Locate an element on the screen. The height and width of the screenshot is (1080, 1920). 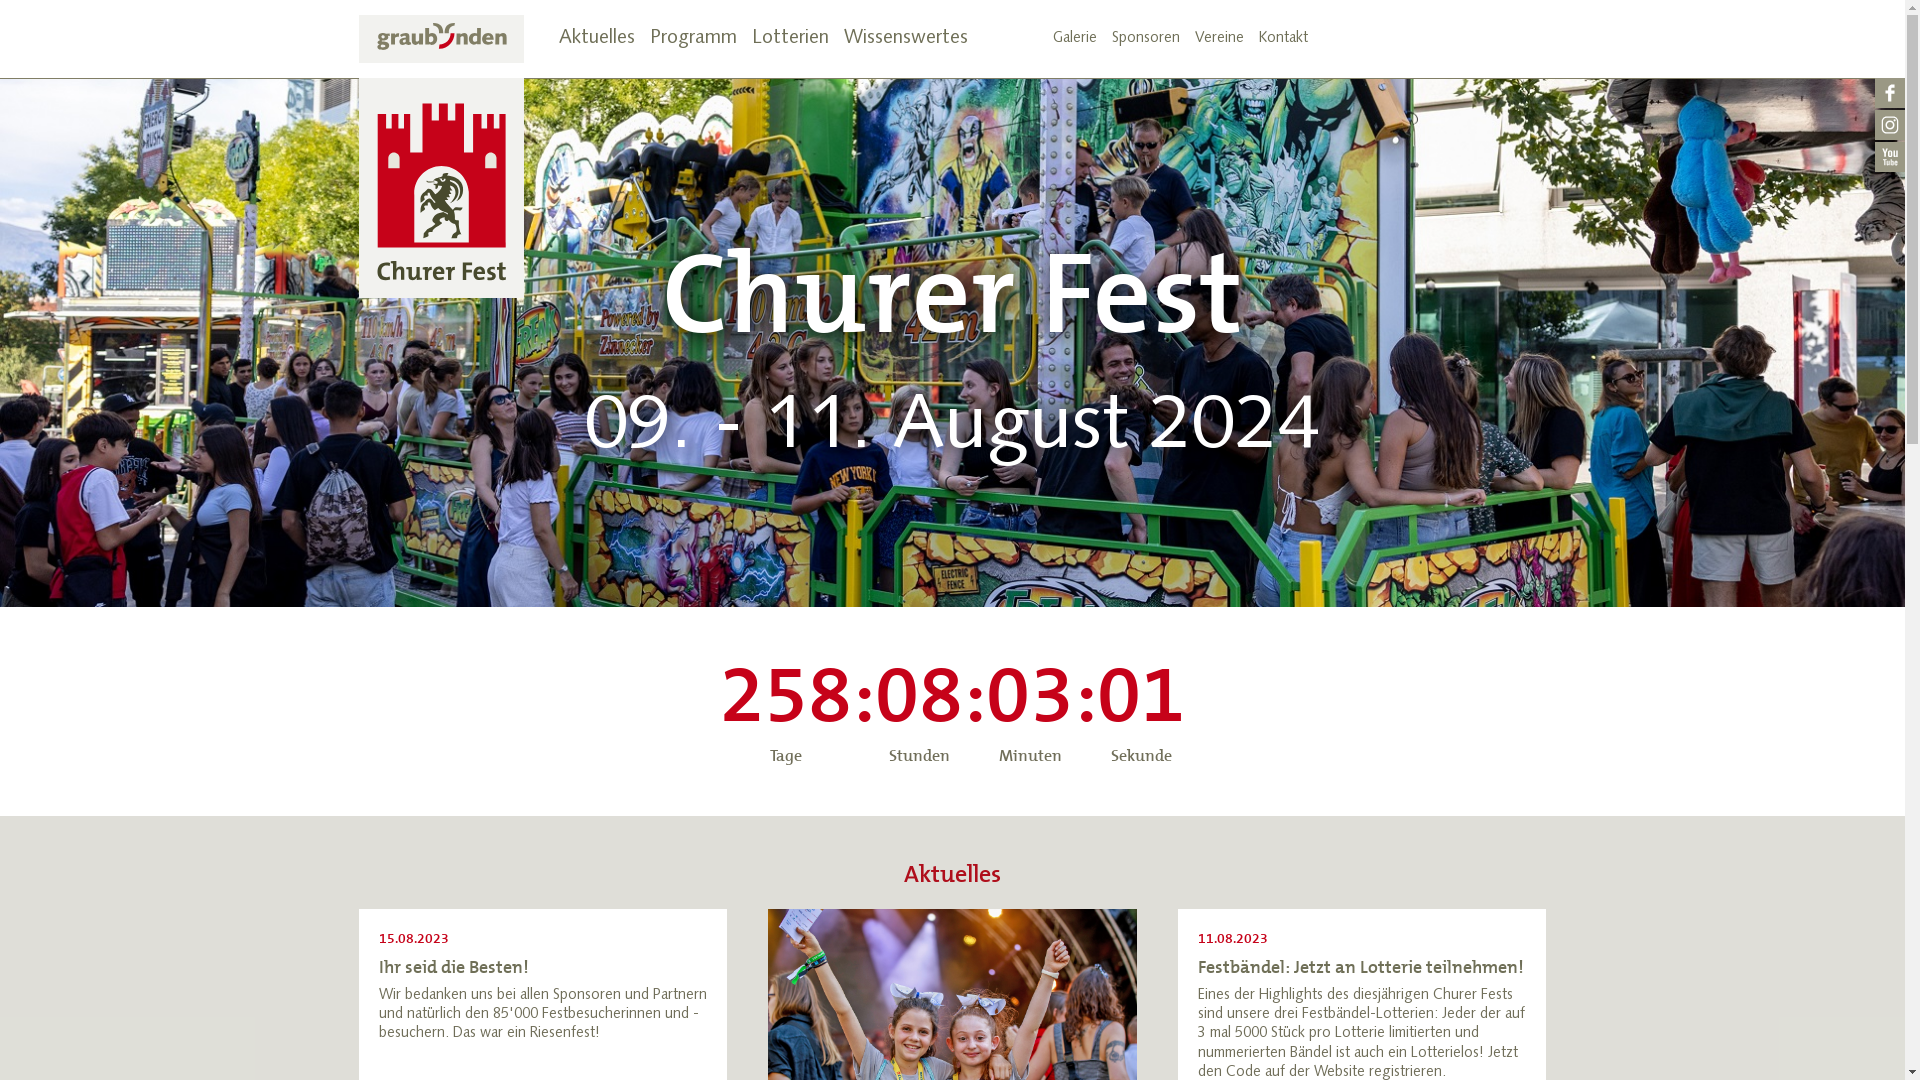
'Lotterien' is located at coordinates (751, 38).